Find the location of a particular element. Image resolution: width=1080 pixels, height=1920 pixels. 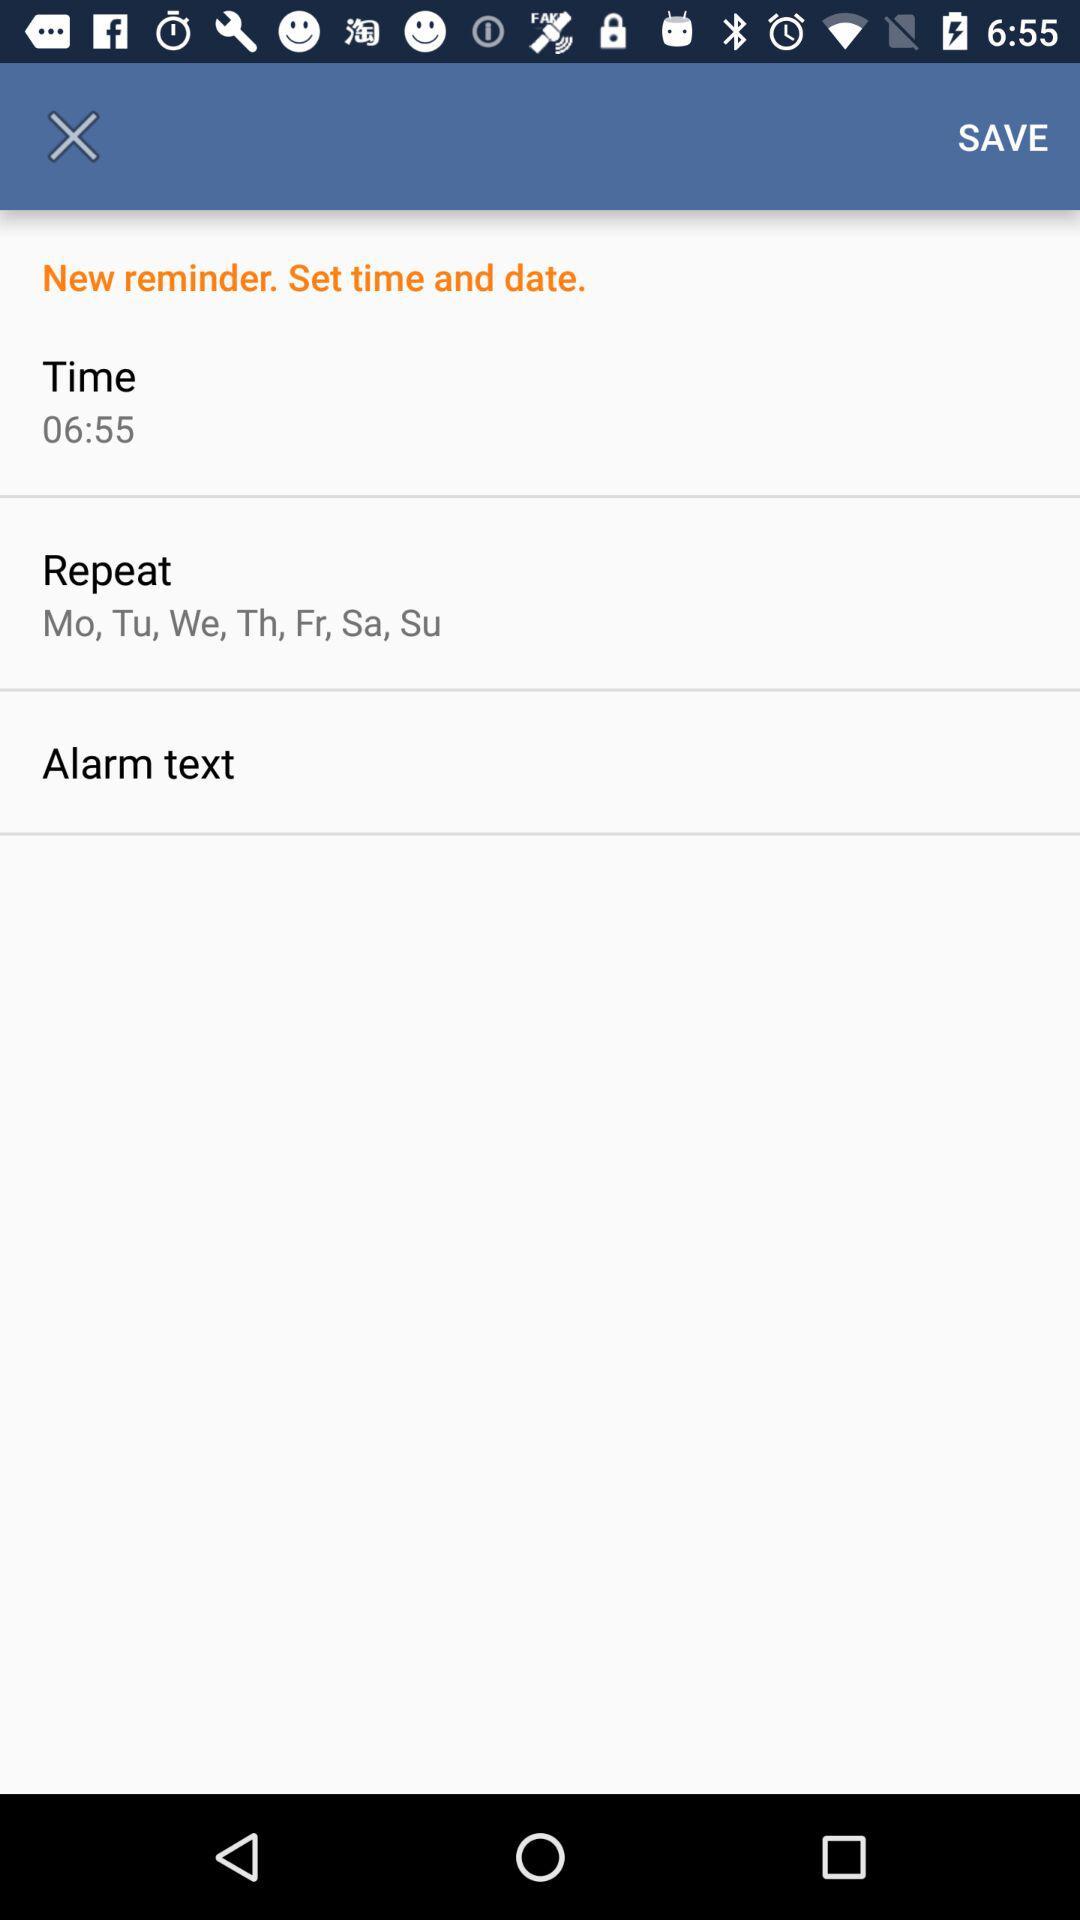

mo tu we item is located at coordinates (240, 620).